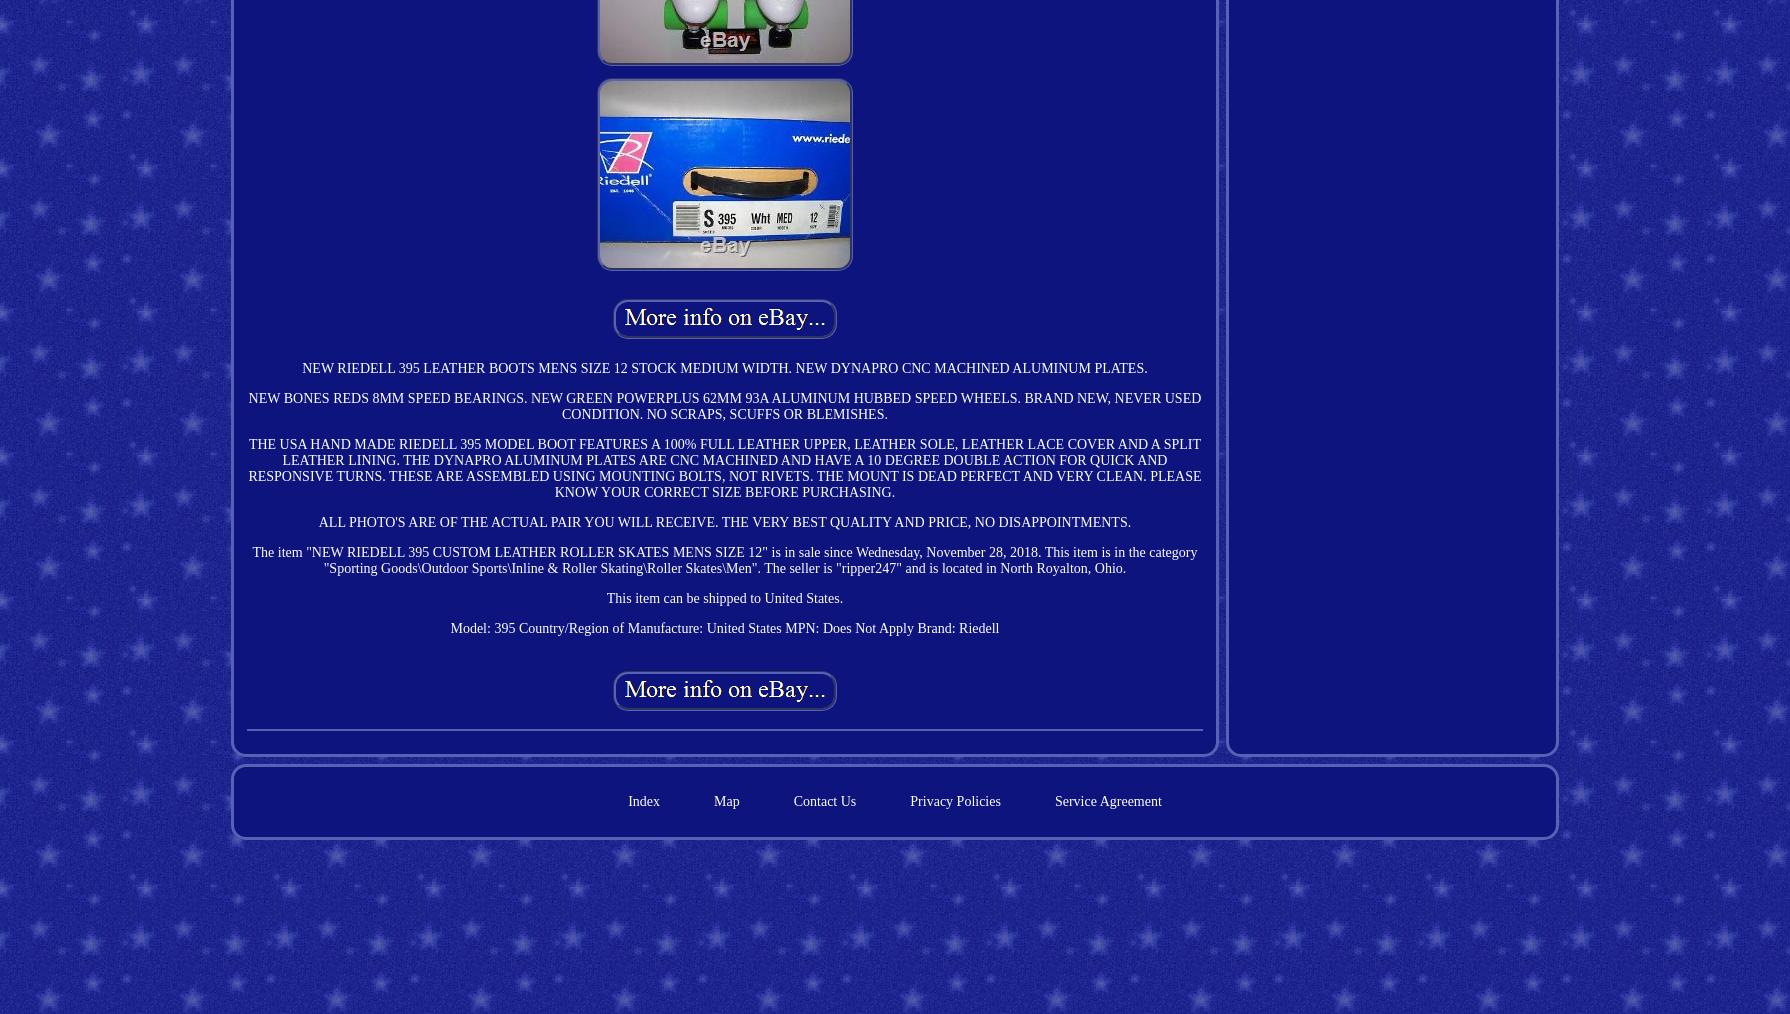  I want to click on 'This item can be shipped to United States.', so click(723, 597).